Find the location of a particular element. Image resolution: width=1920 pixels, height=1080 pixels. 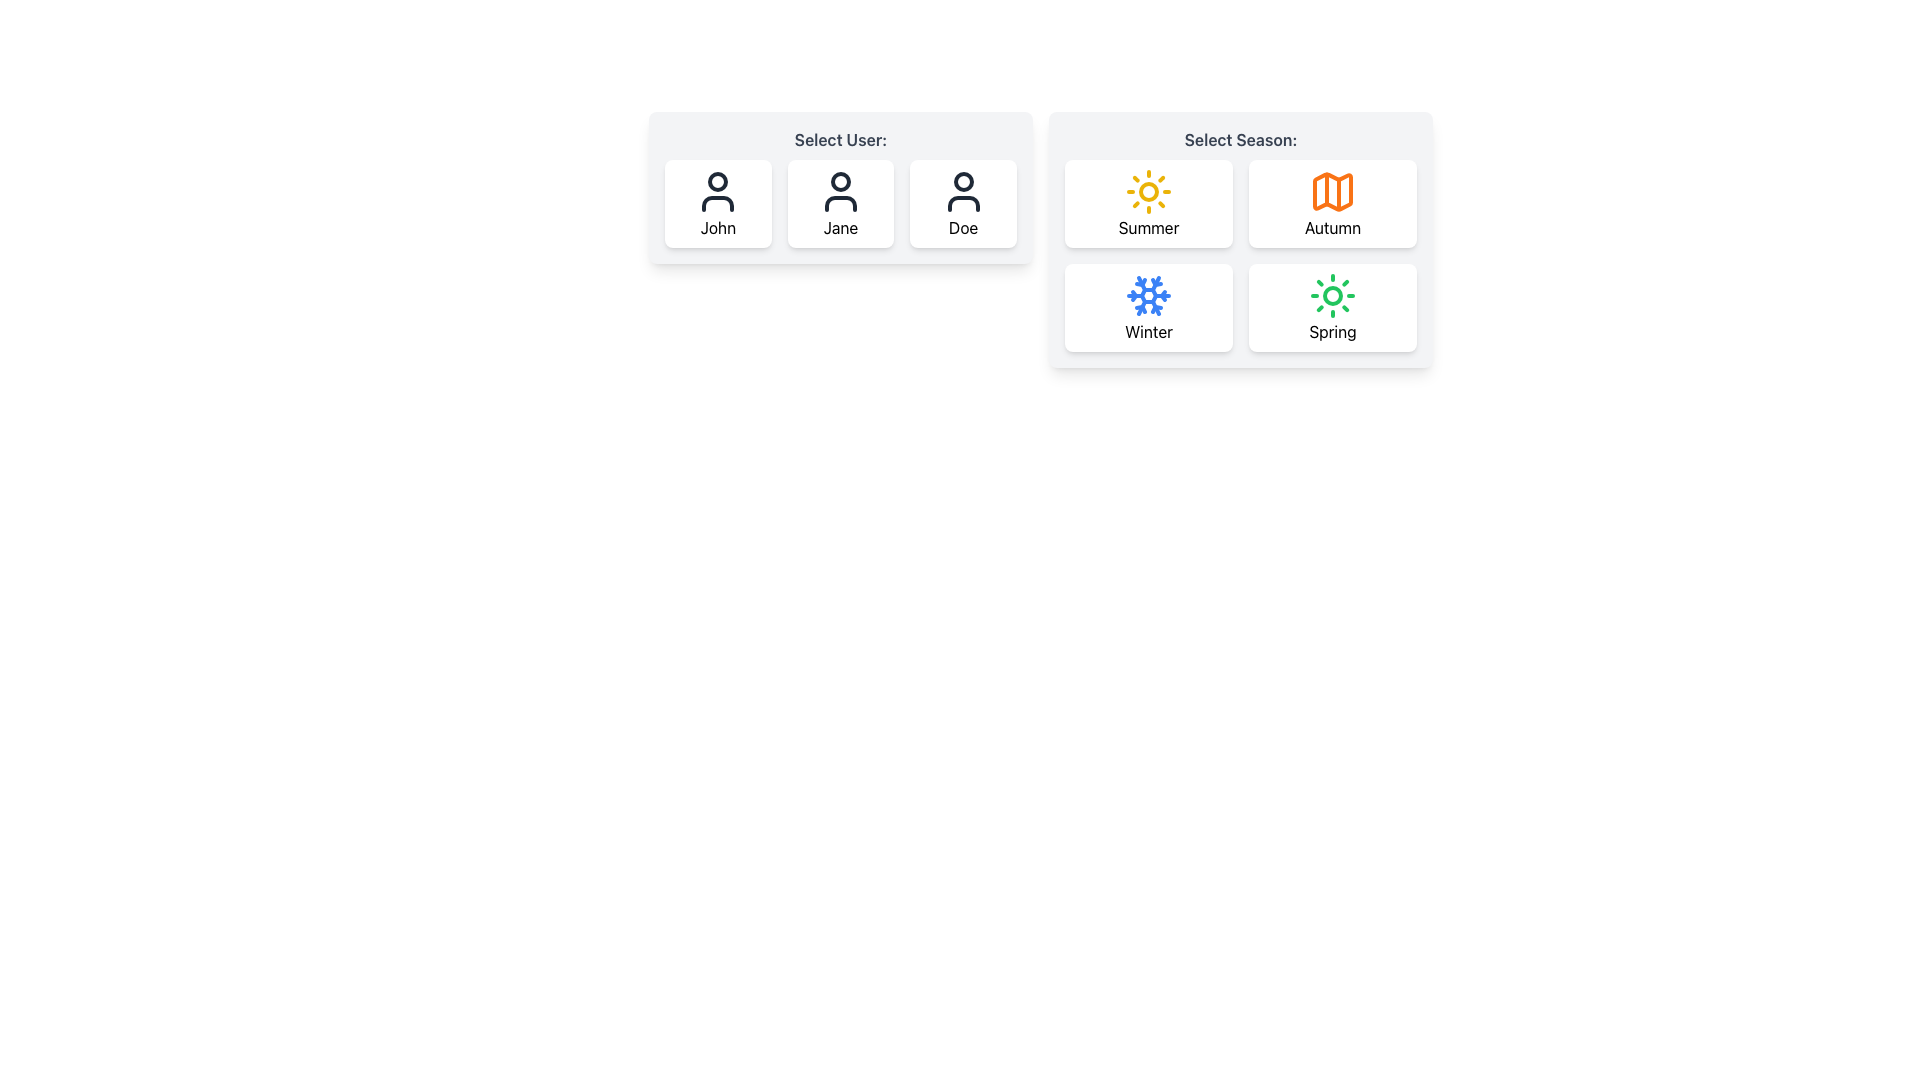

the rectangular button with rounded corners containing a yellow sun-like icon and the word 'Summer' in bold dark font is located at coordinates (1148, 204).